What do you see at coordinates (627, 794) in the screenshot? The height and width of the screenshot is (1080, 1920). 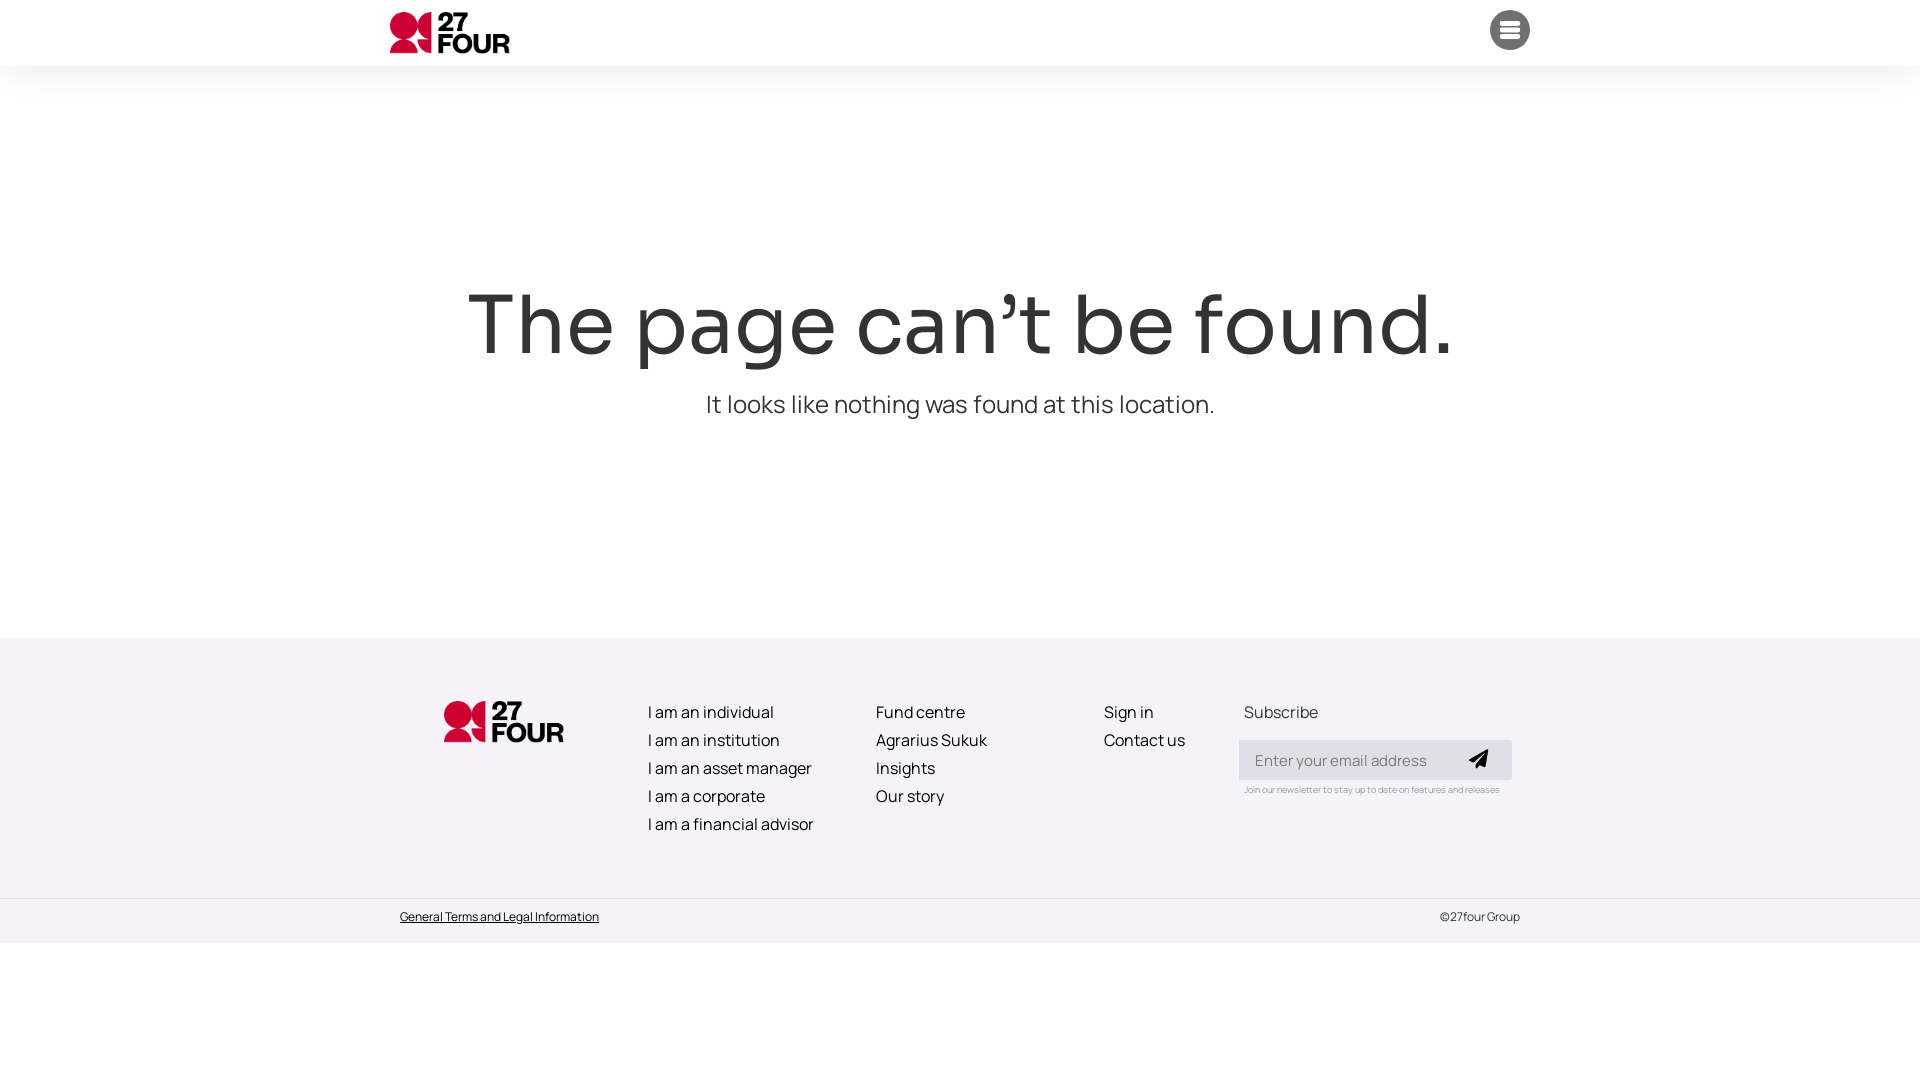 I see `'I am a corporate'` at bounding box center [627, 794].